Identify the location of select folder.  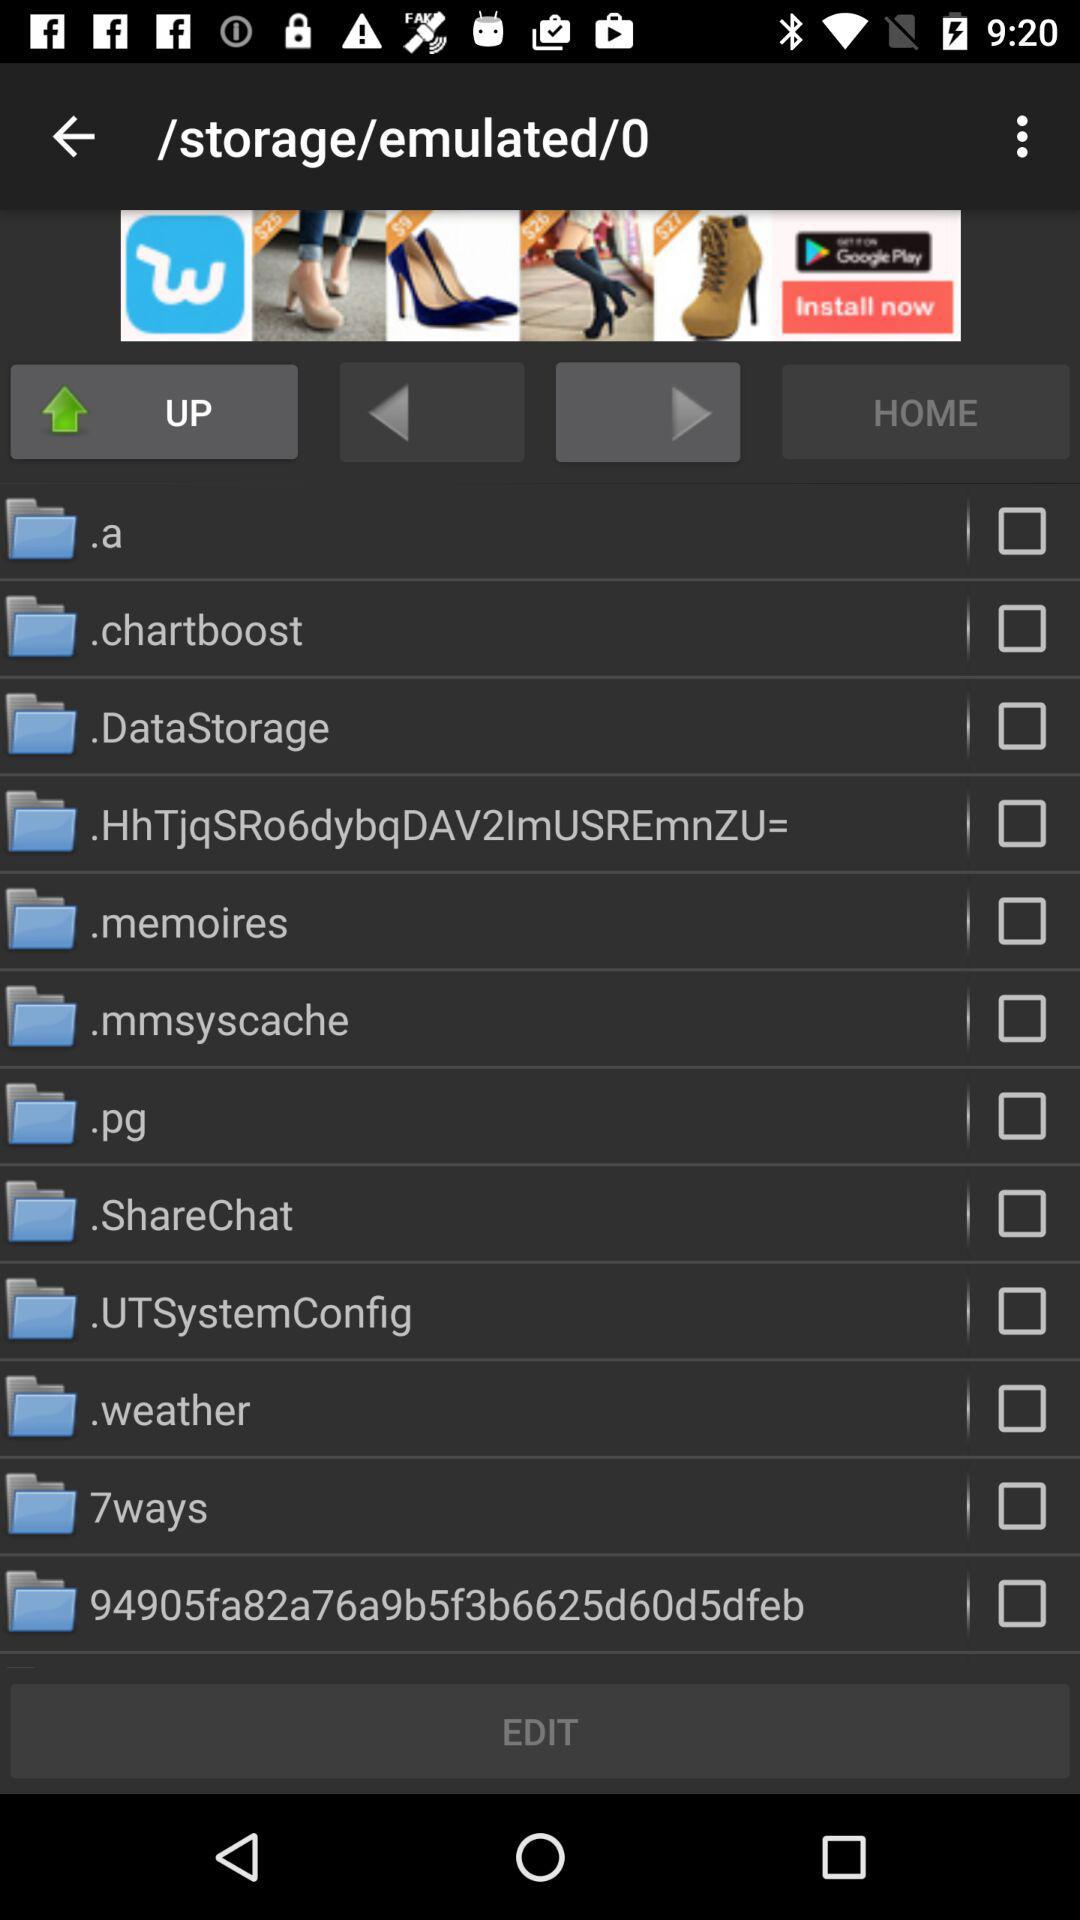
(1024, 1115).